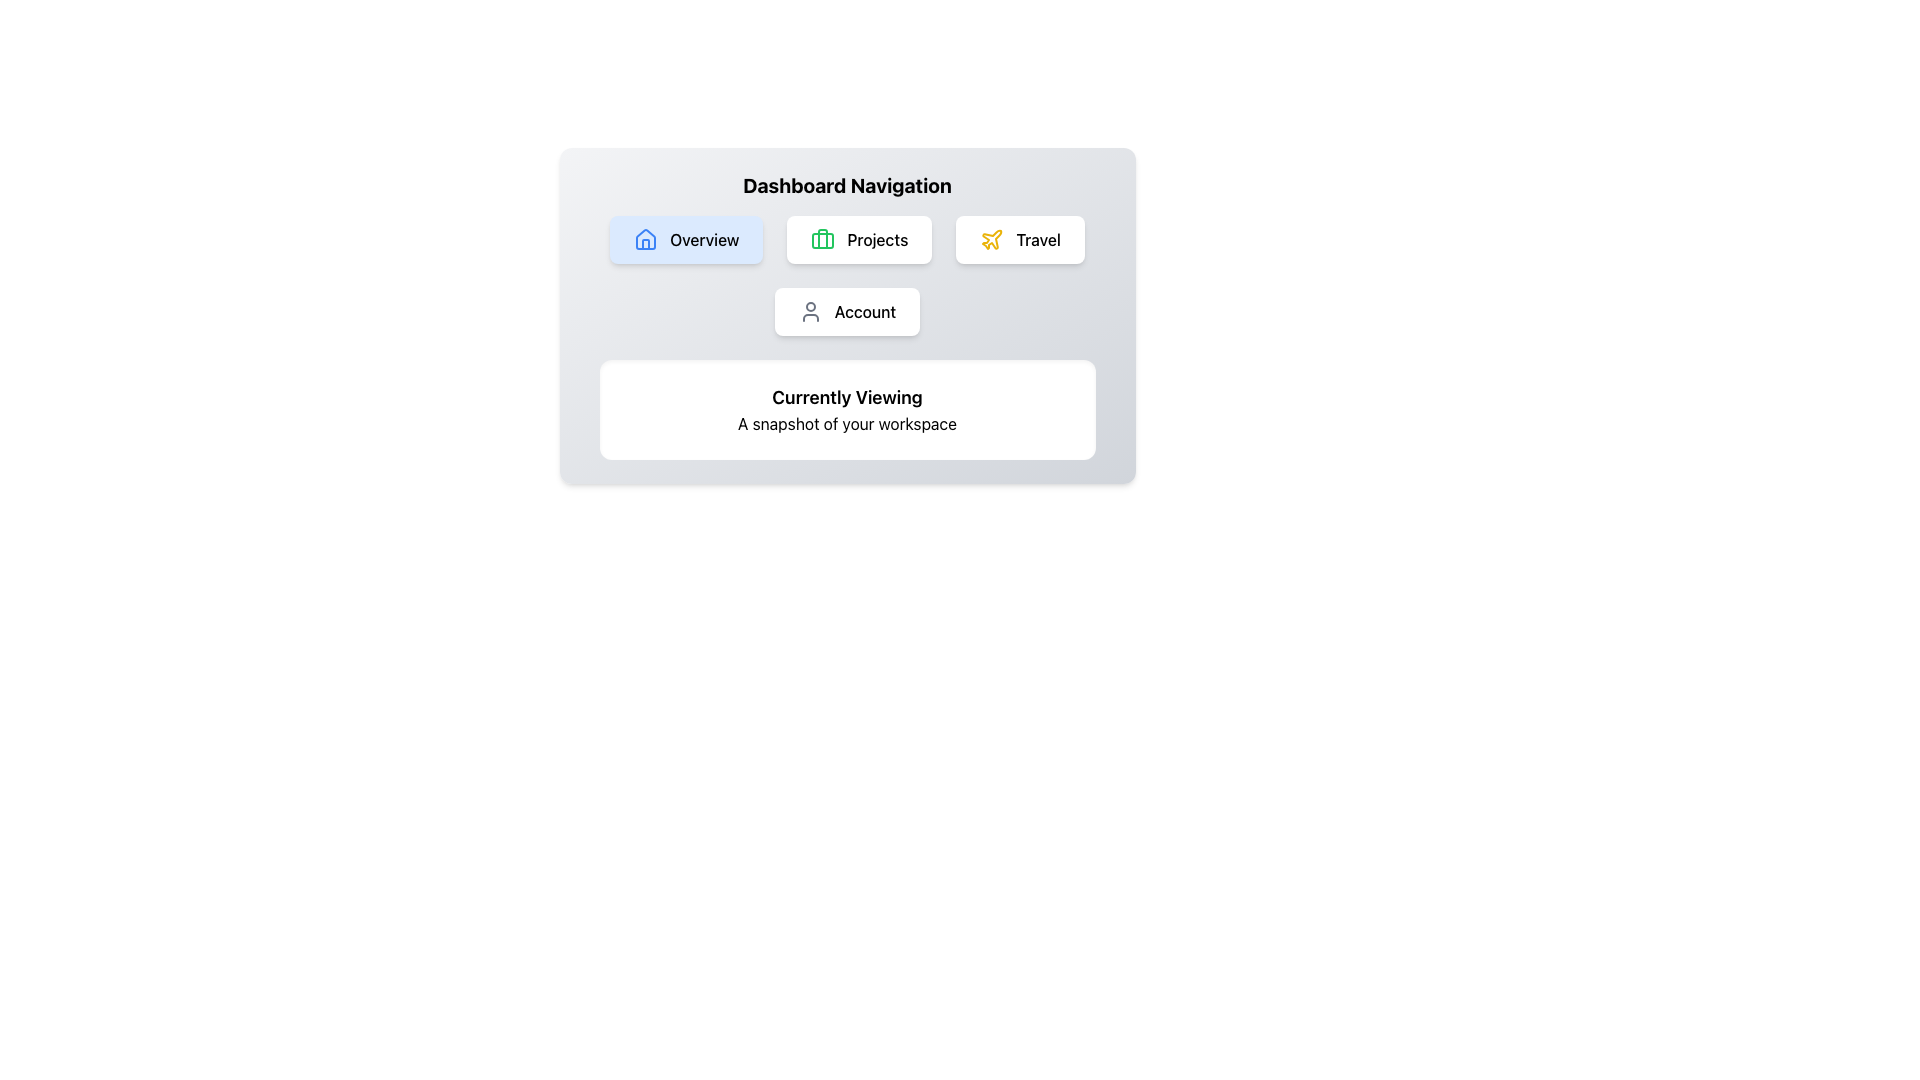 This screenshot has width=1920, height=1080. What do you see at coordinates (992, 238) in the screenshot?
I see `the 'Travel' icon in the 'Dashboard Navigation' panel, which is the third button in the top row, located to the right of the 'Projects' button` at bounding box center [992, 238].